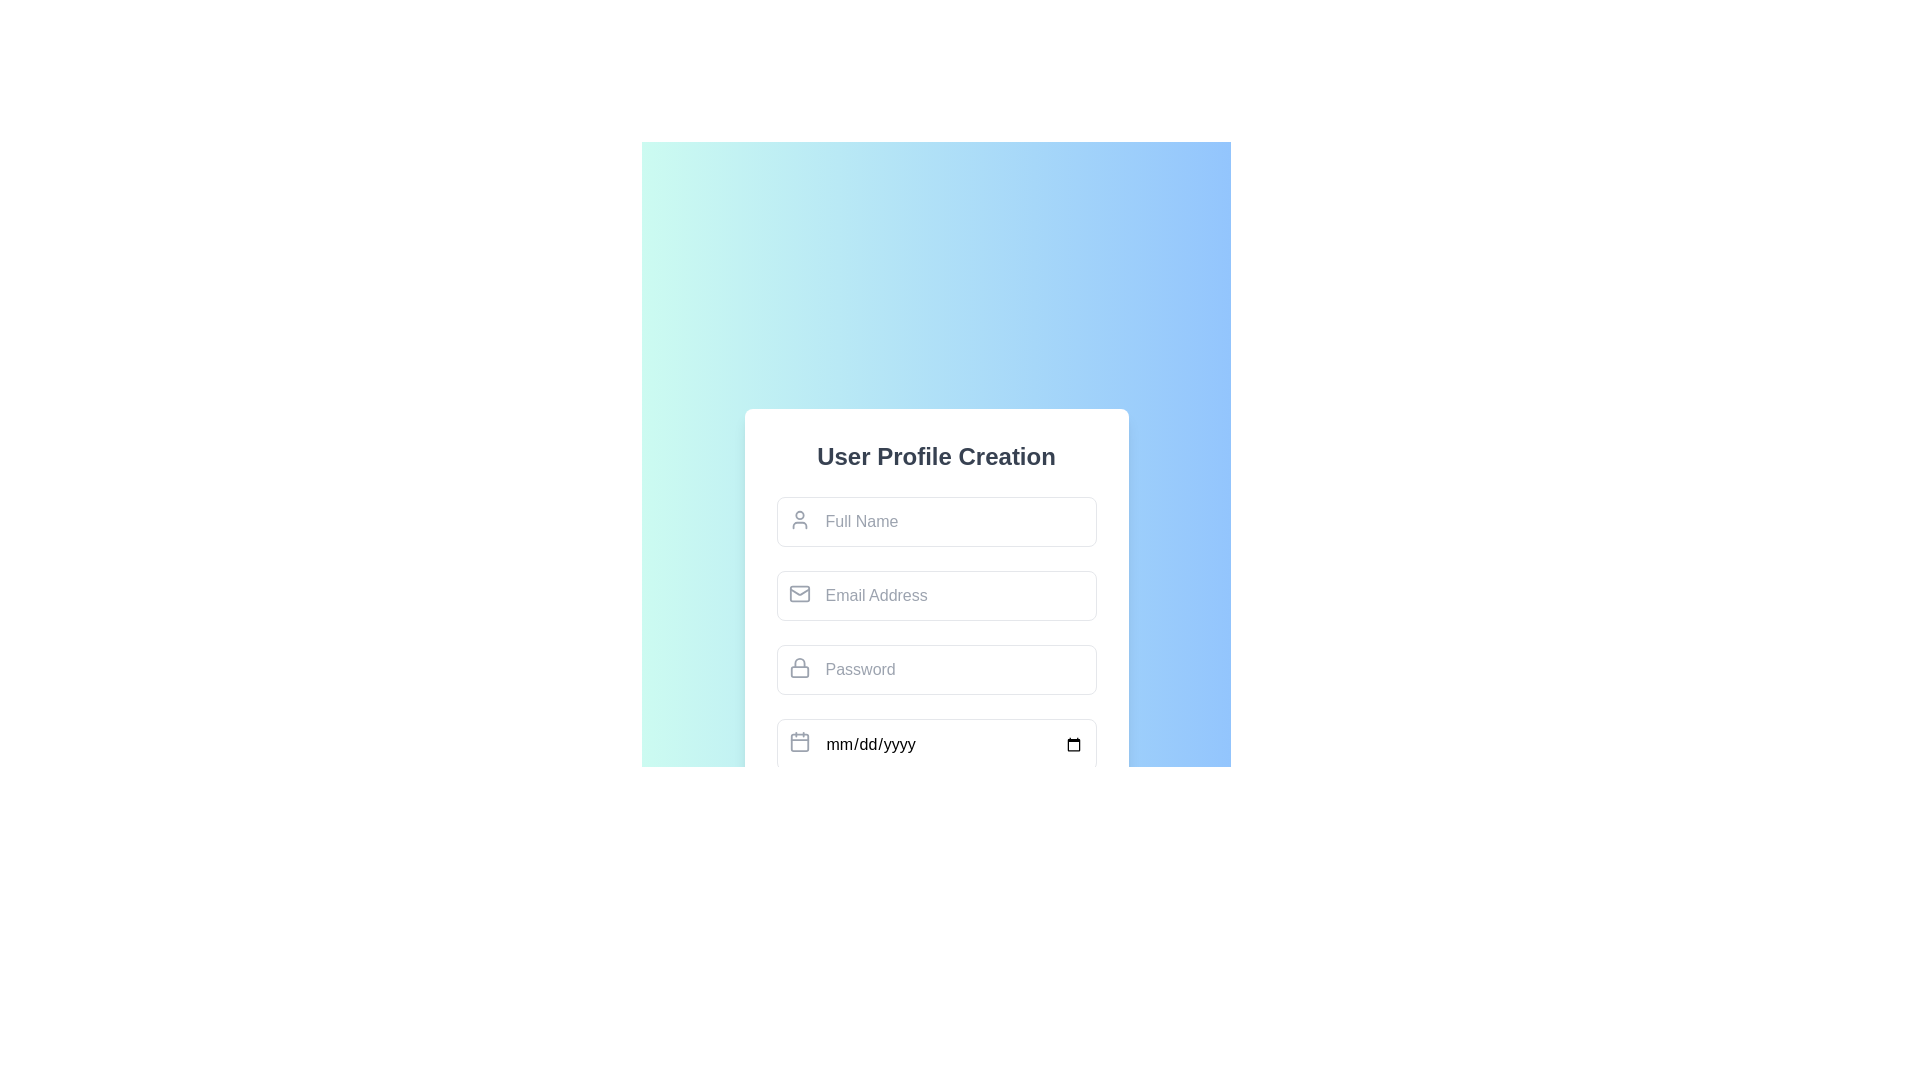 This screenshot has width=1920, height=1080. Describe the element at coordinates (798, 672) in the screenshot. I see `the decorative SVG rectangle component of the lock icon associated with the password input field, located left of the password input field` at that location.